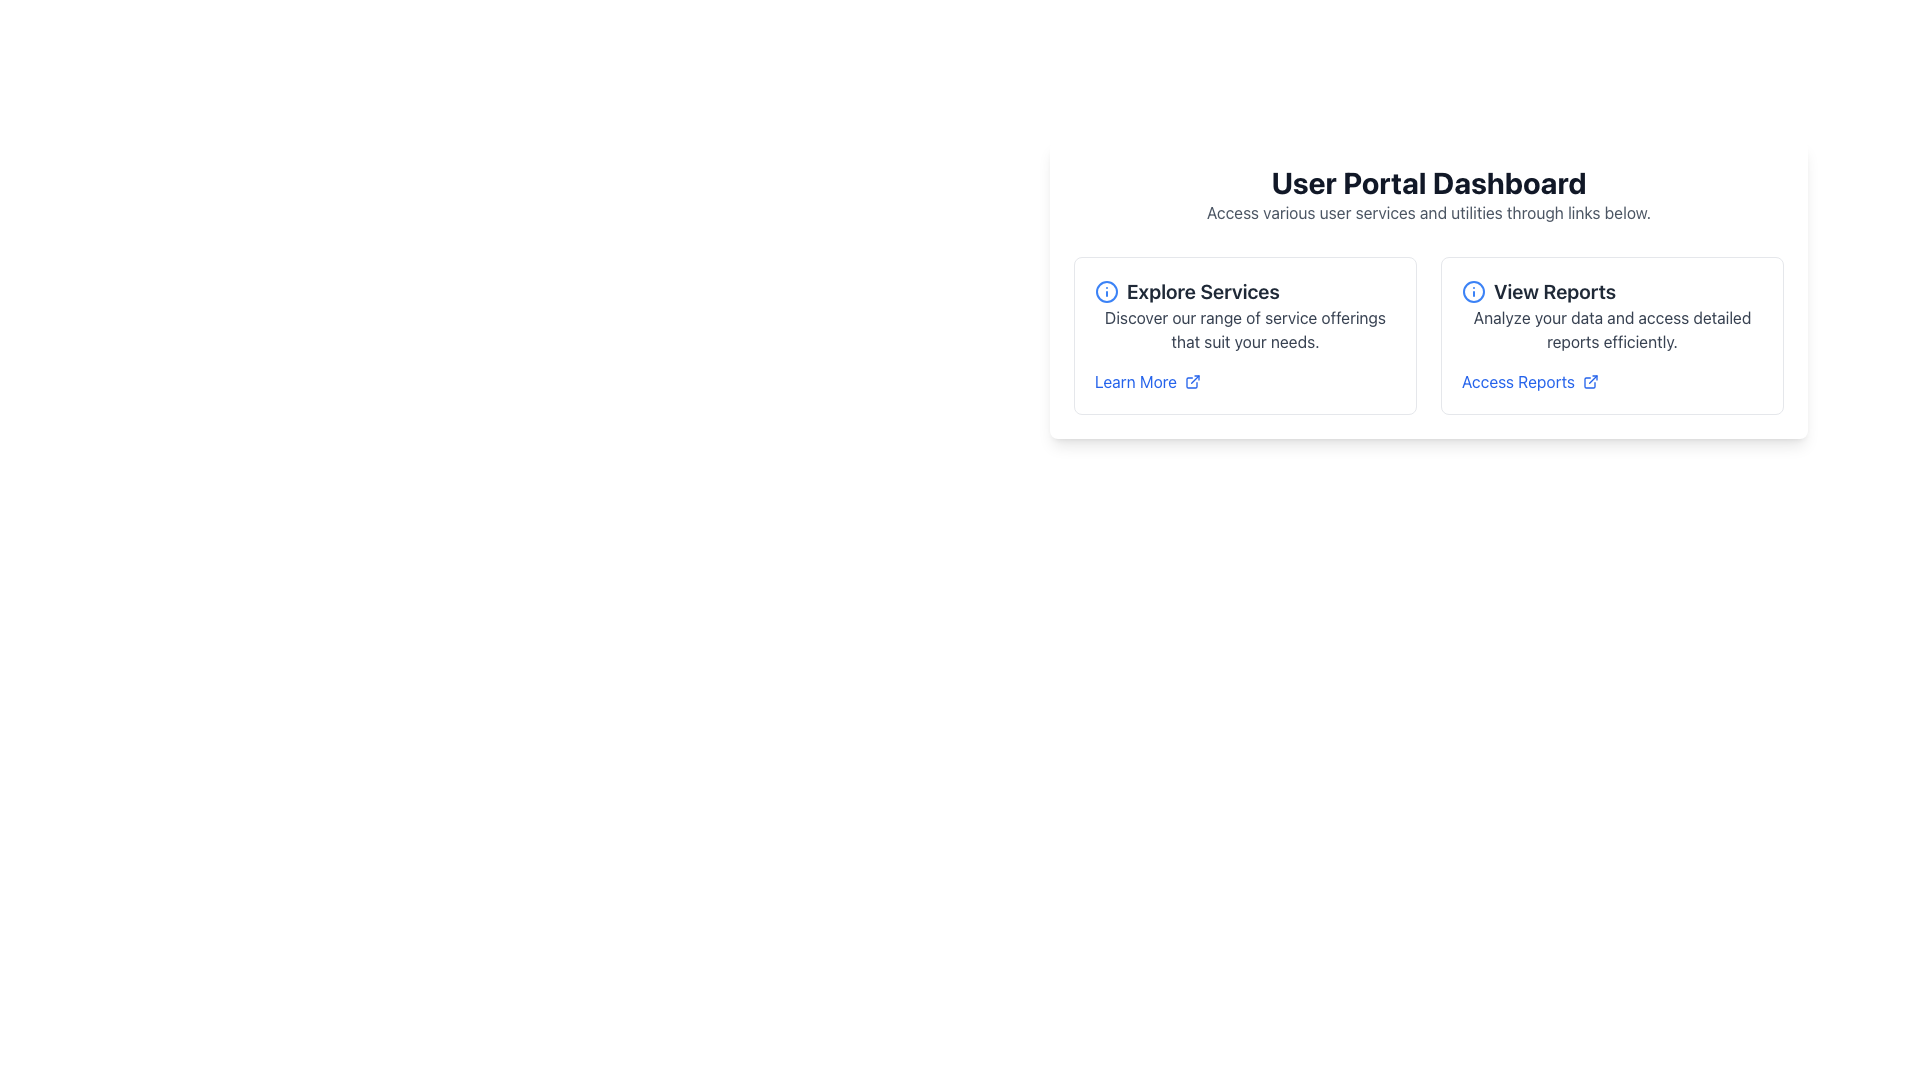  I want to click on the text element 'User Portal Dashboard', which is styled with bold, large font in dark gray color and centrally placed at the top of the section, so click(1428, 182).